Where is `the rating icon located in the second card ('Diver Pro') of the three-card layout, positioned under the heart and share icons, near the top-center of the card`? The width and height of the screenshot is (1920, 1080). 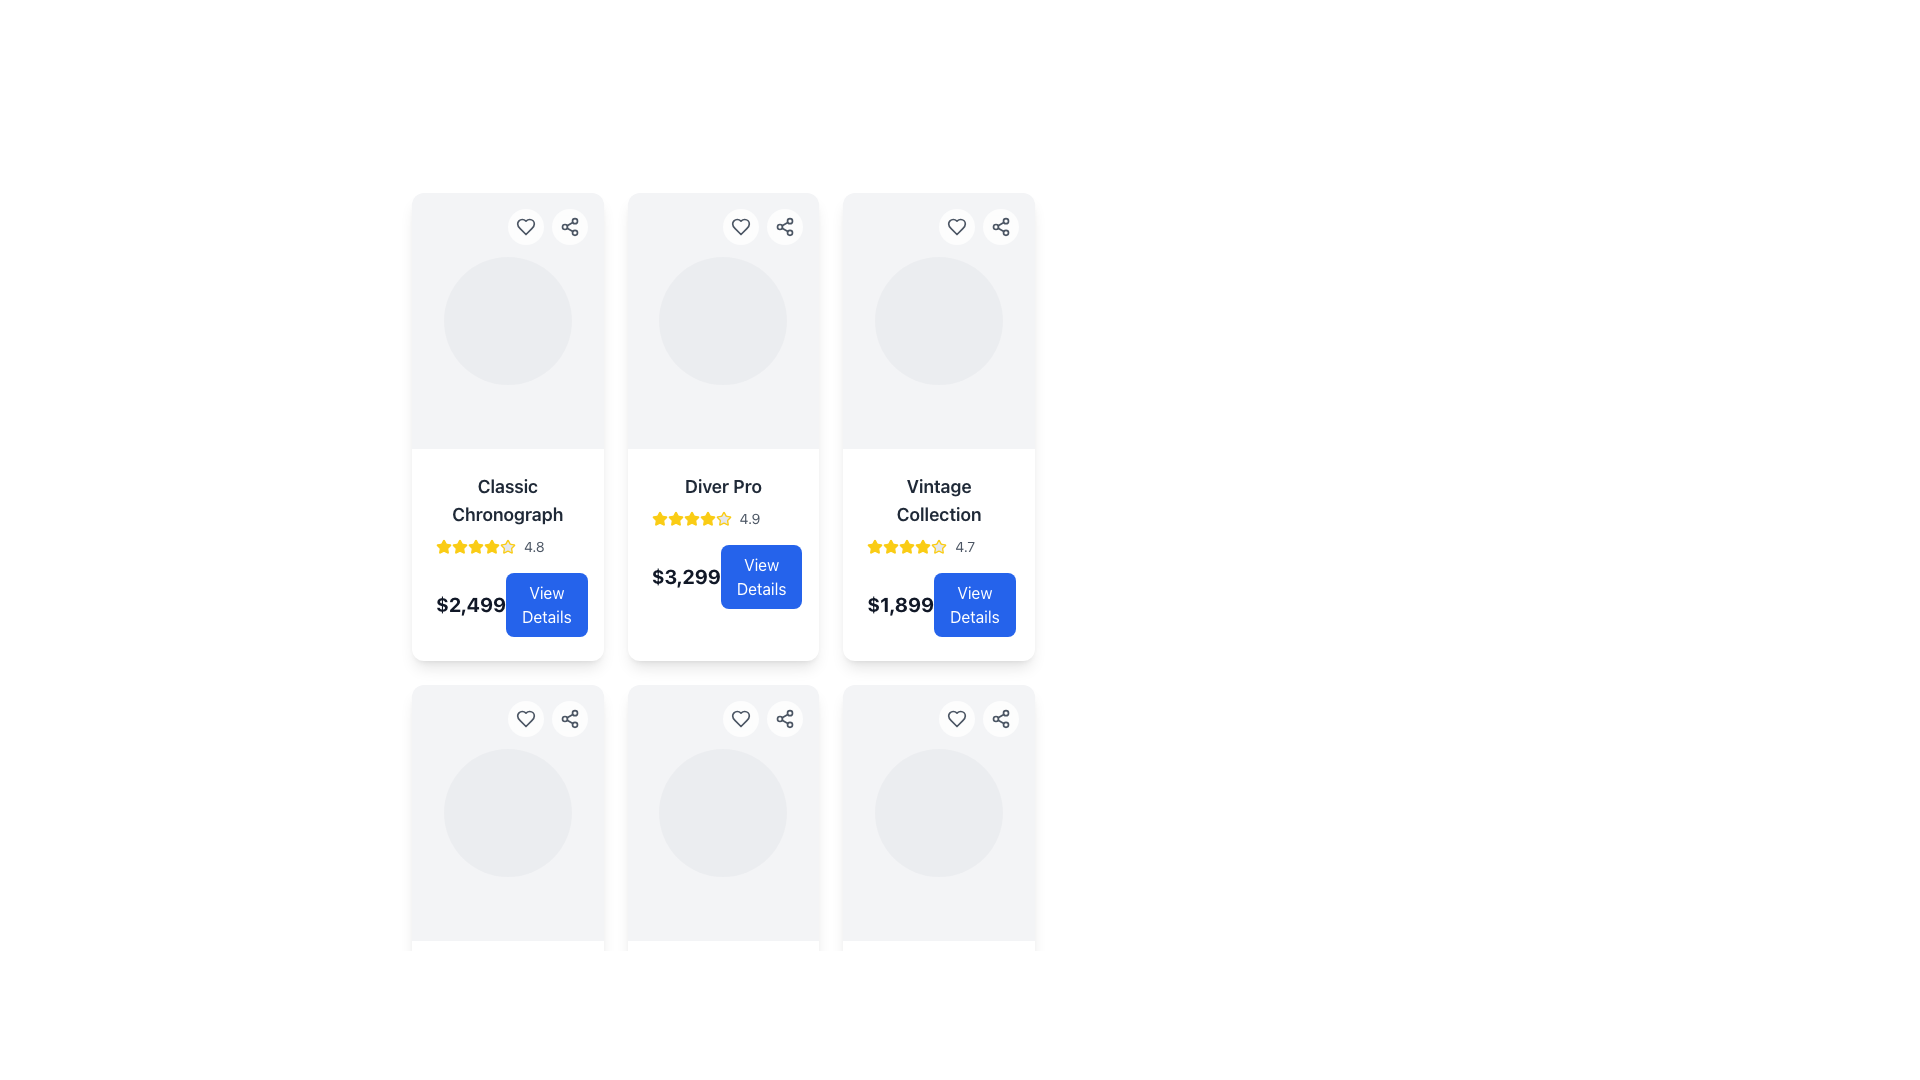
the rating icon located in the second card ('Diver Pro') of the three-card layout, positioned under the heart and share icons, near the top-center of the card is located at coordinates (659, 517).